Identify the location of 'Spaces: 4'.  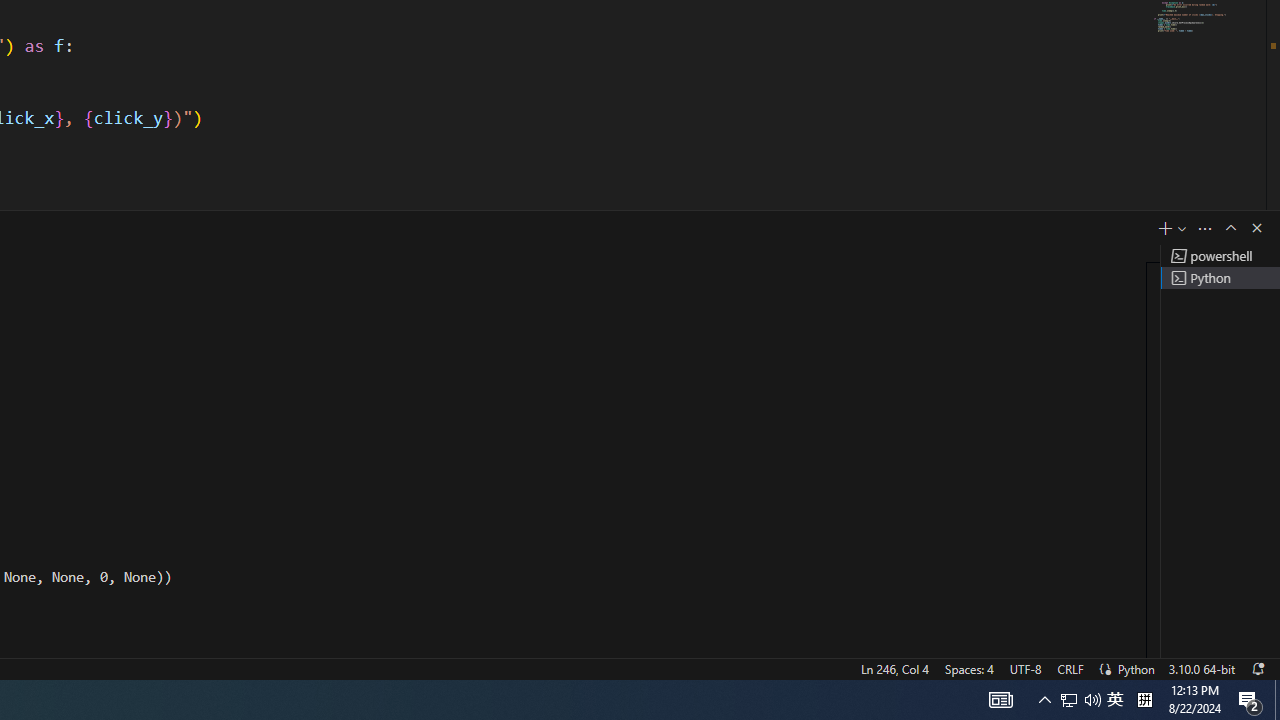
(968, 668).